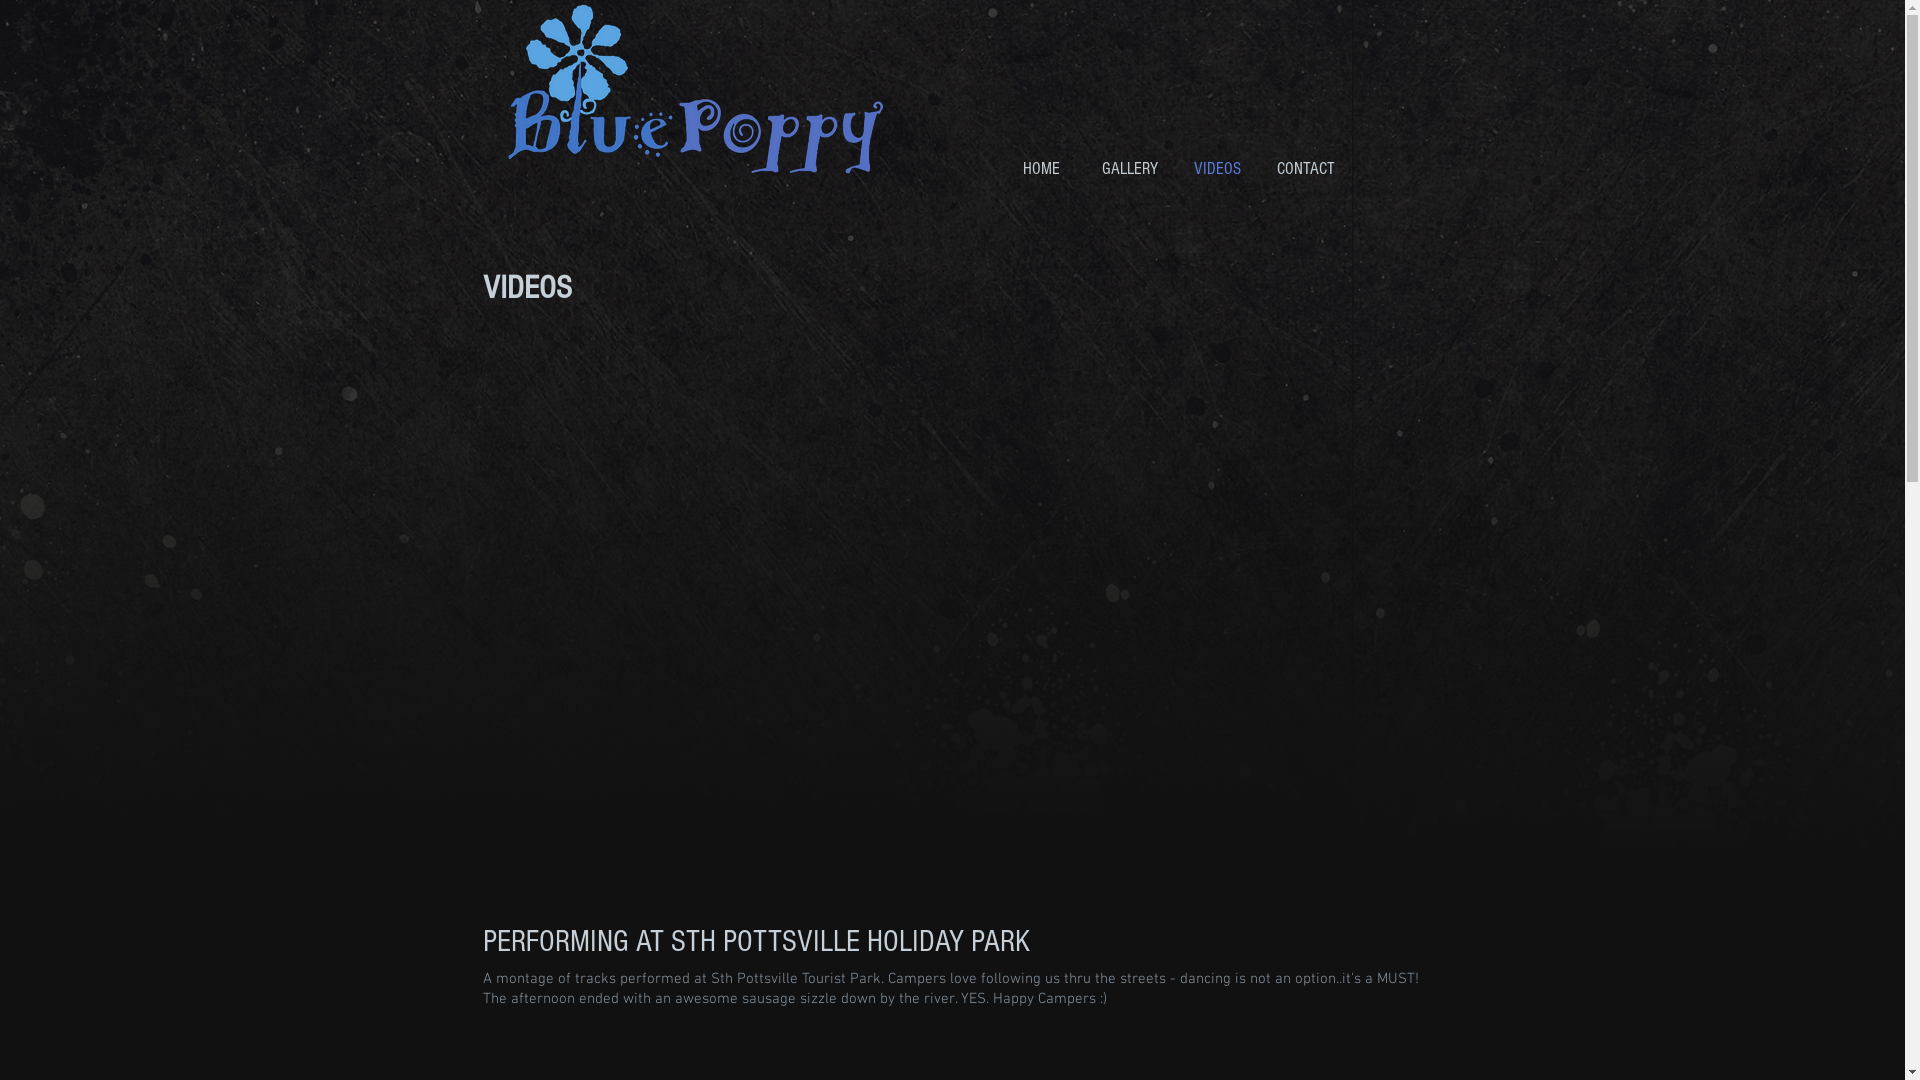 This screenshot has width=1920, height=1080. What do you see at coordinates (1129, 168) in the screenshot?
I see `'GALLERY'` at bounding box center [1129, 168].